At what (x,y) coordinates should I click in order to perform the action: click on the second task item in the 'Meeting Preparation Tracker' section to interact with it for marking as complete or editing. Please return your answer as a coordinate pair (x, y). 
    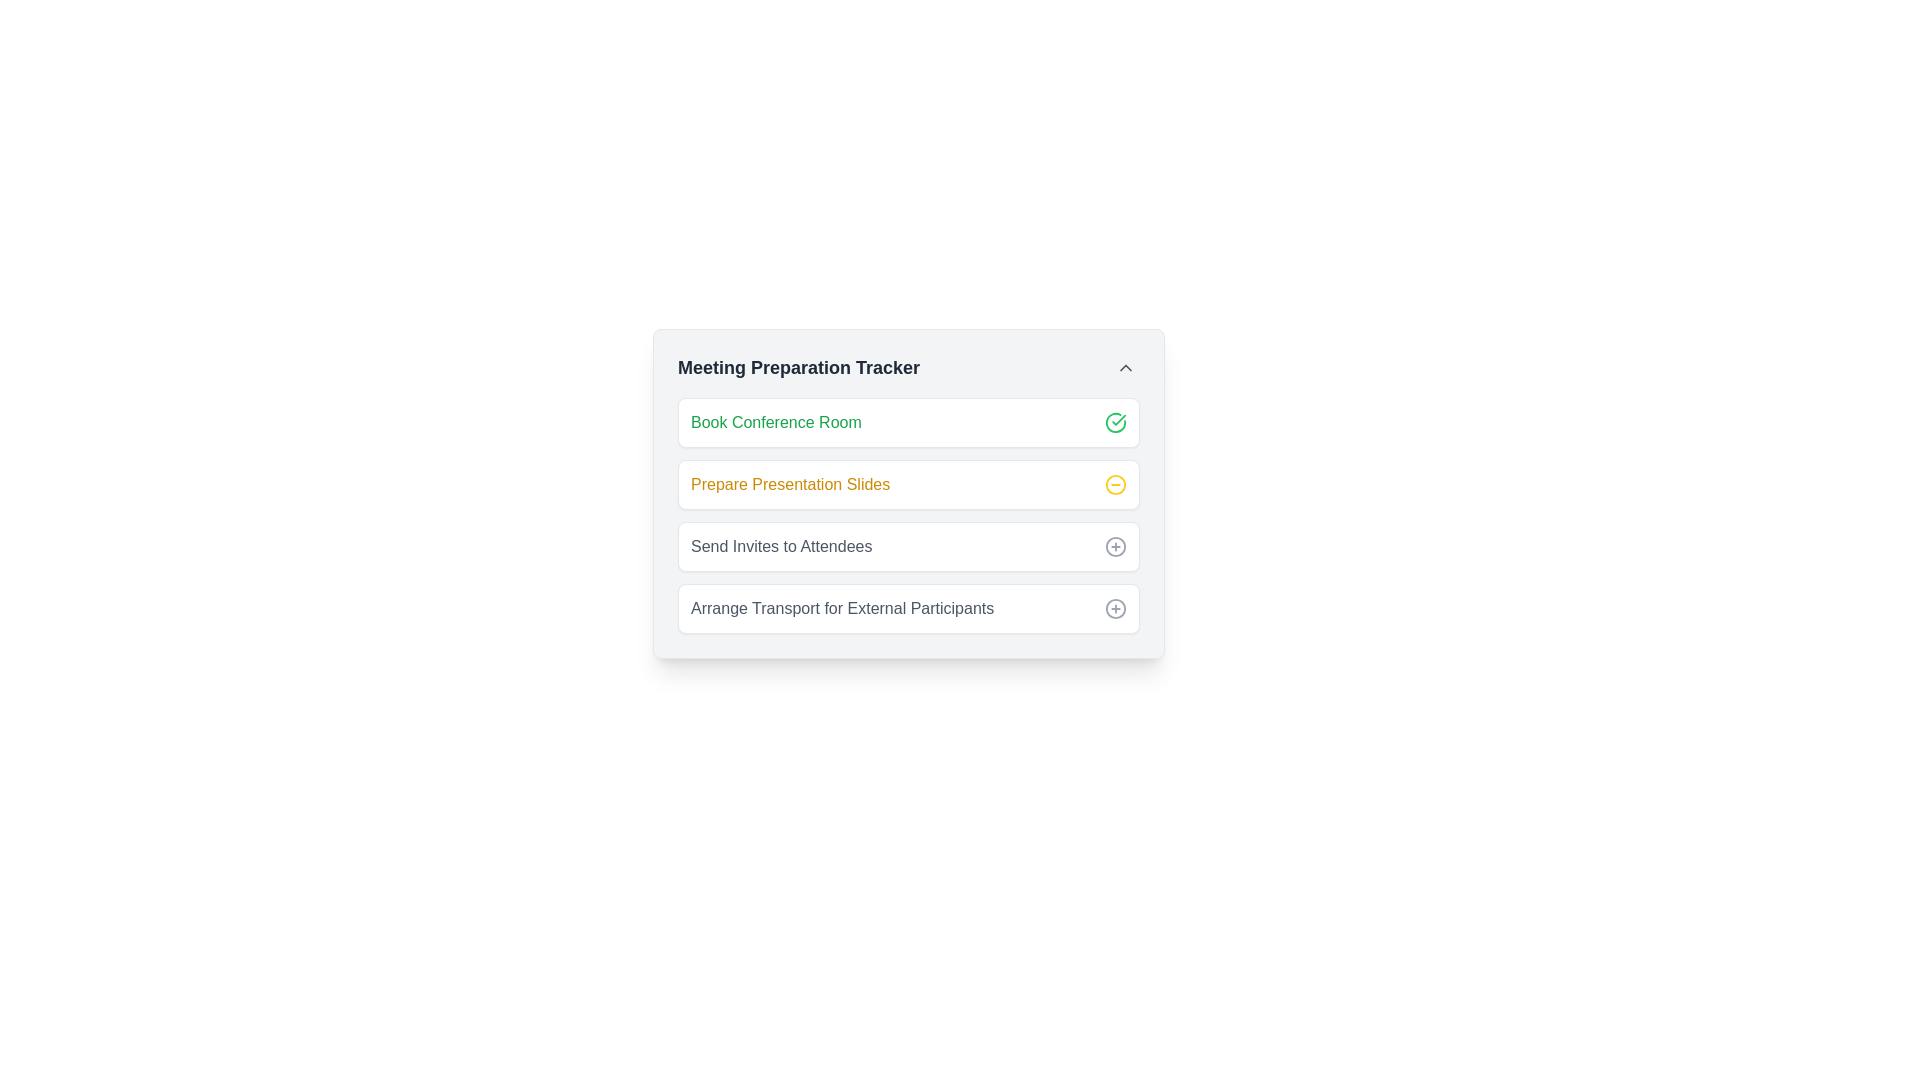
    Looking at the image, I should click on (907, 515).